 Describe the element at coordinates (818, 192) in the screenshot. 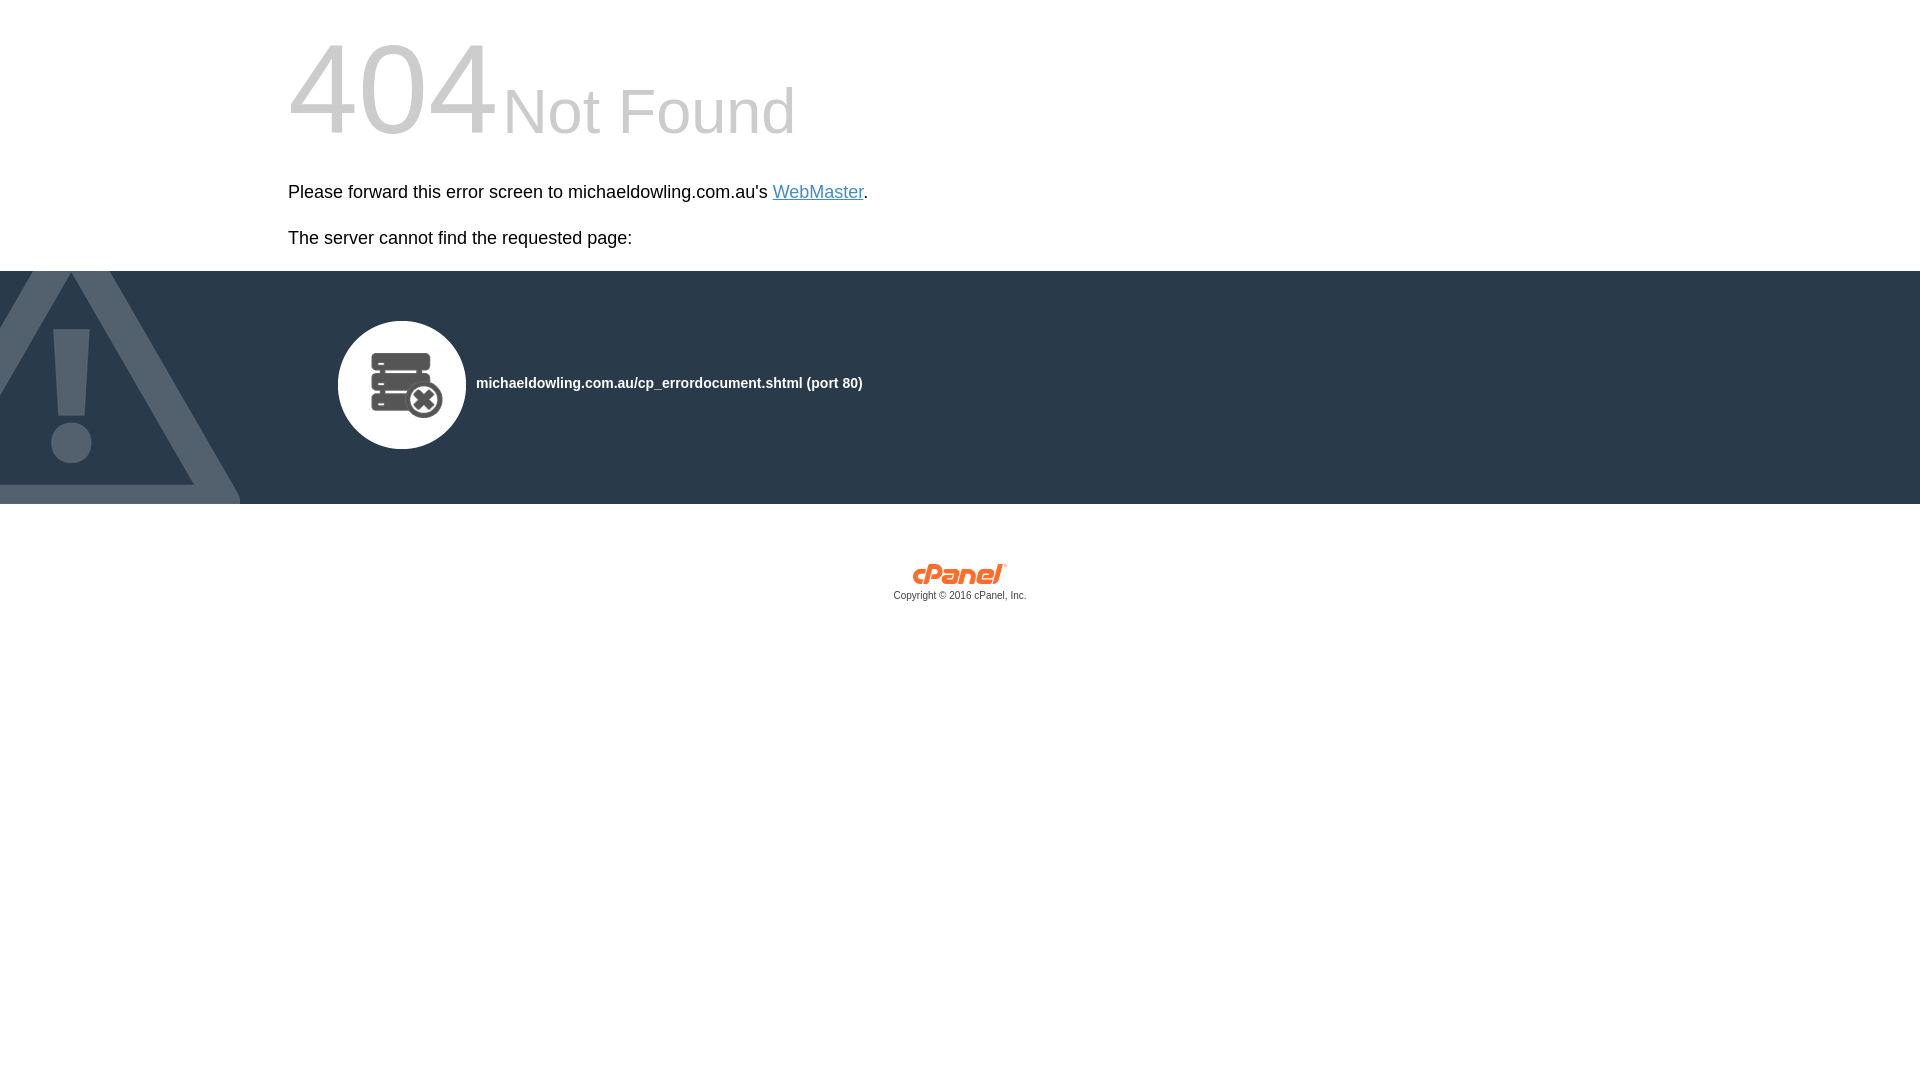

I see `'WebMaster'` at that location.